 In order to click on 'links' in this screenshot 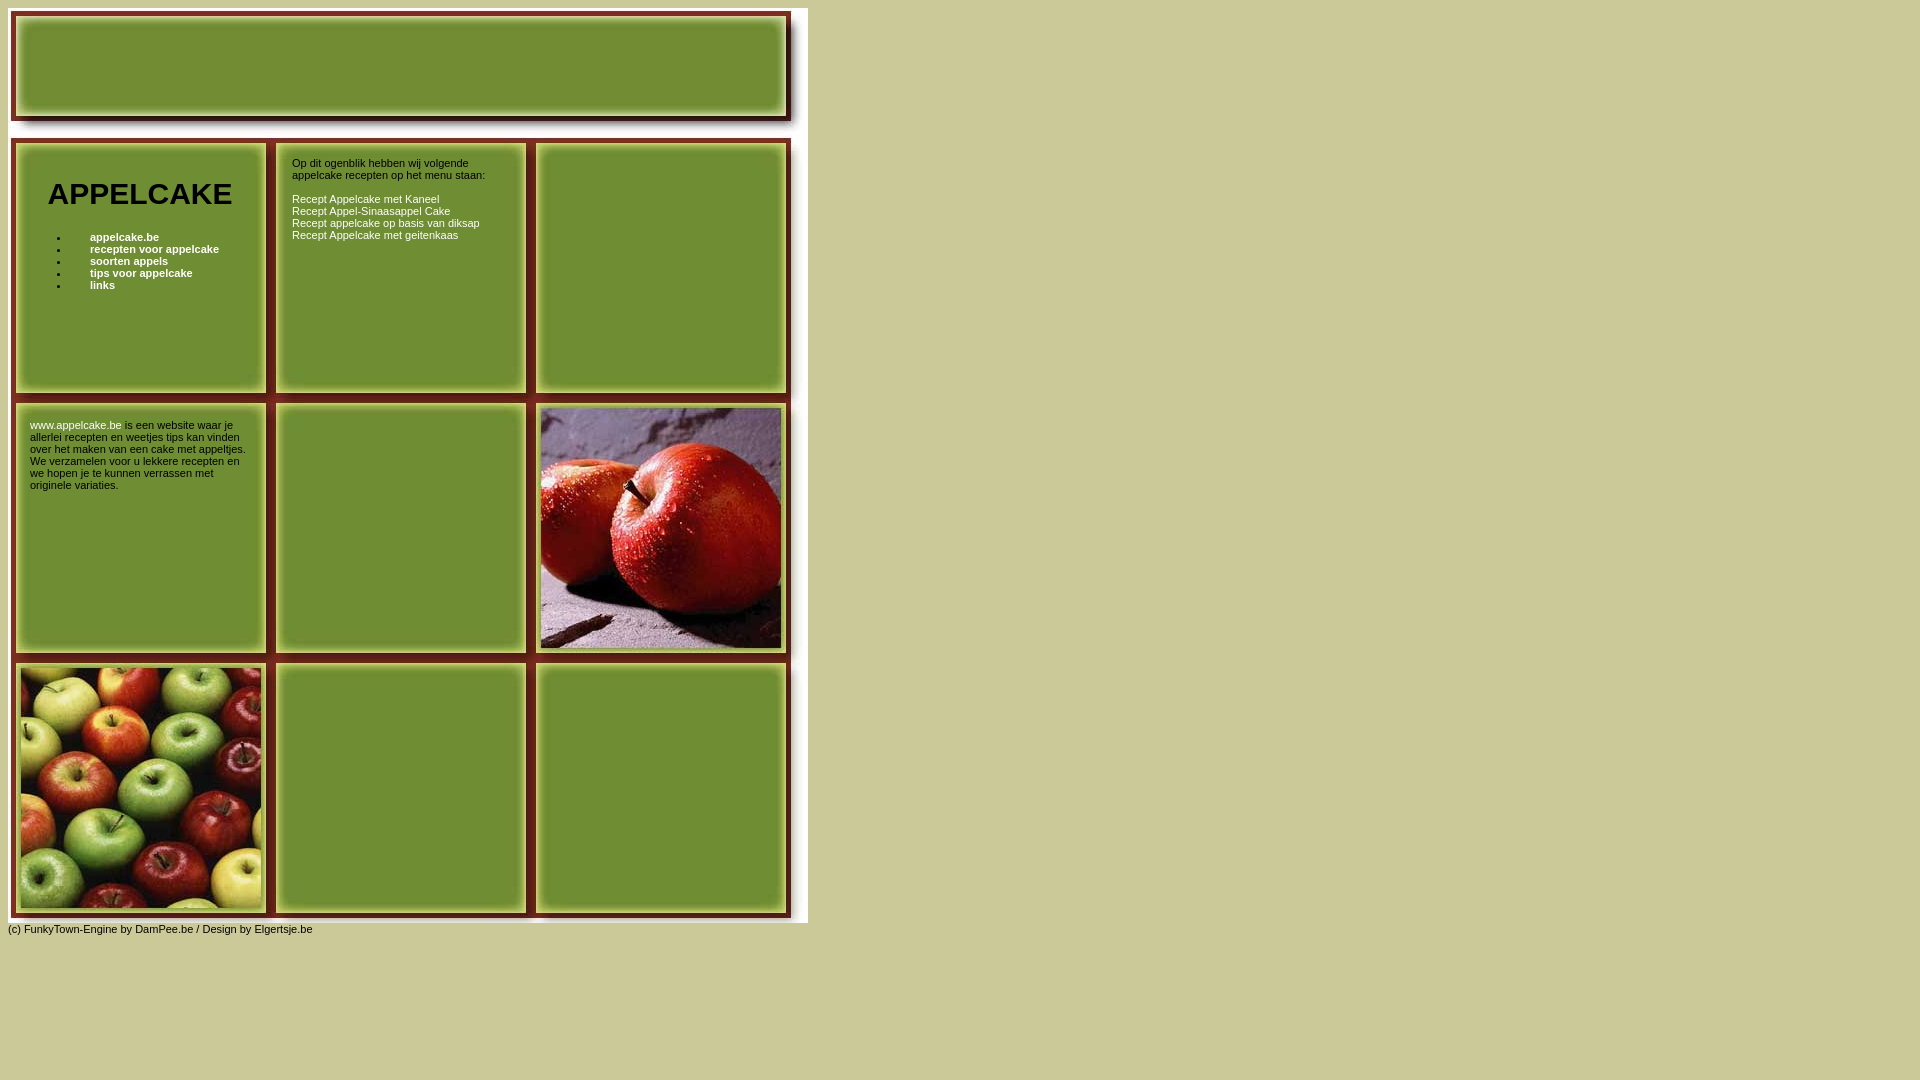, I will do `click(89, 285)`.